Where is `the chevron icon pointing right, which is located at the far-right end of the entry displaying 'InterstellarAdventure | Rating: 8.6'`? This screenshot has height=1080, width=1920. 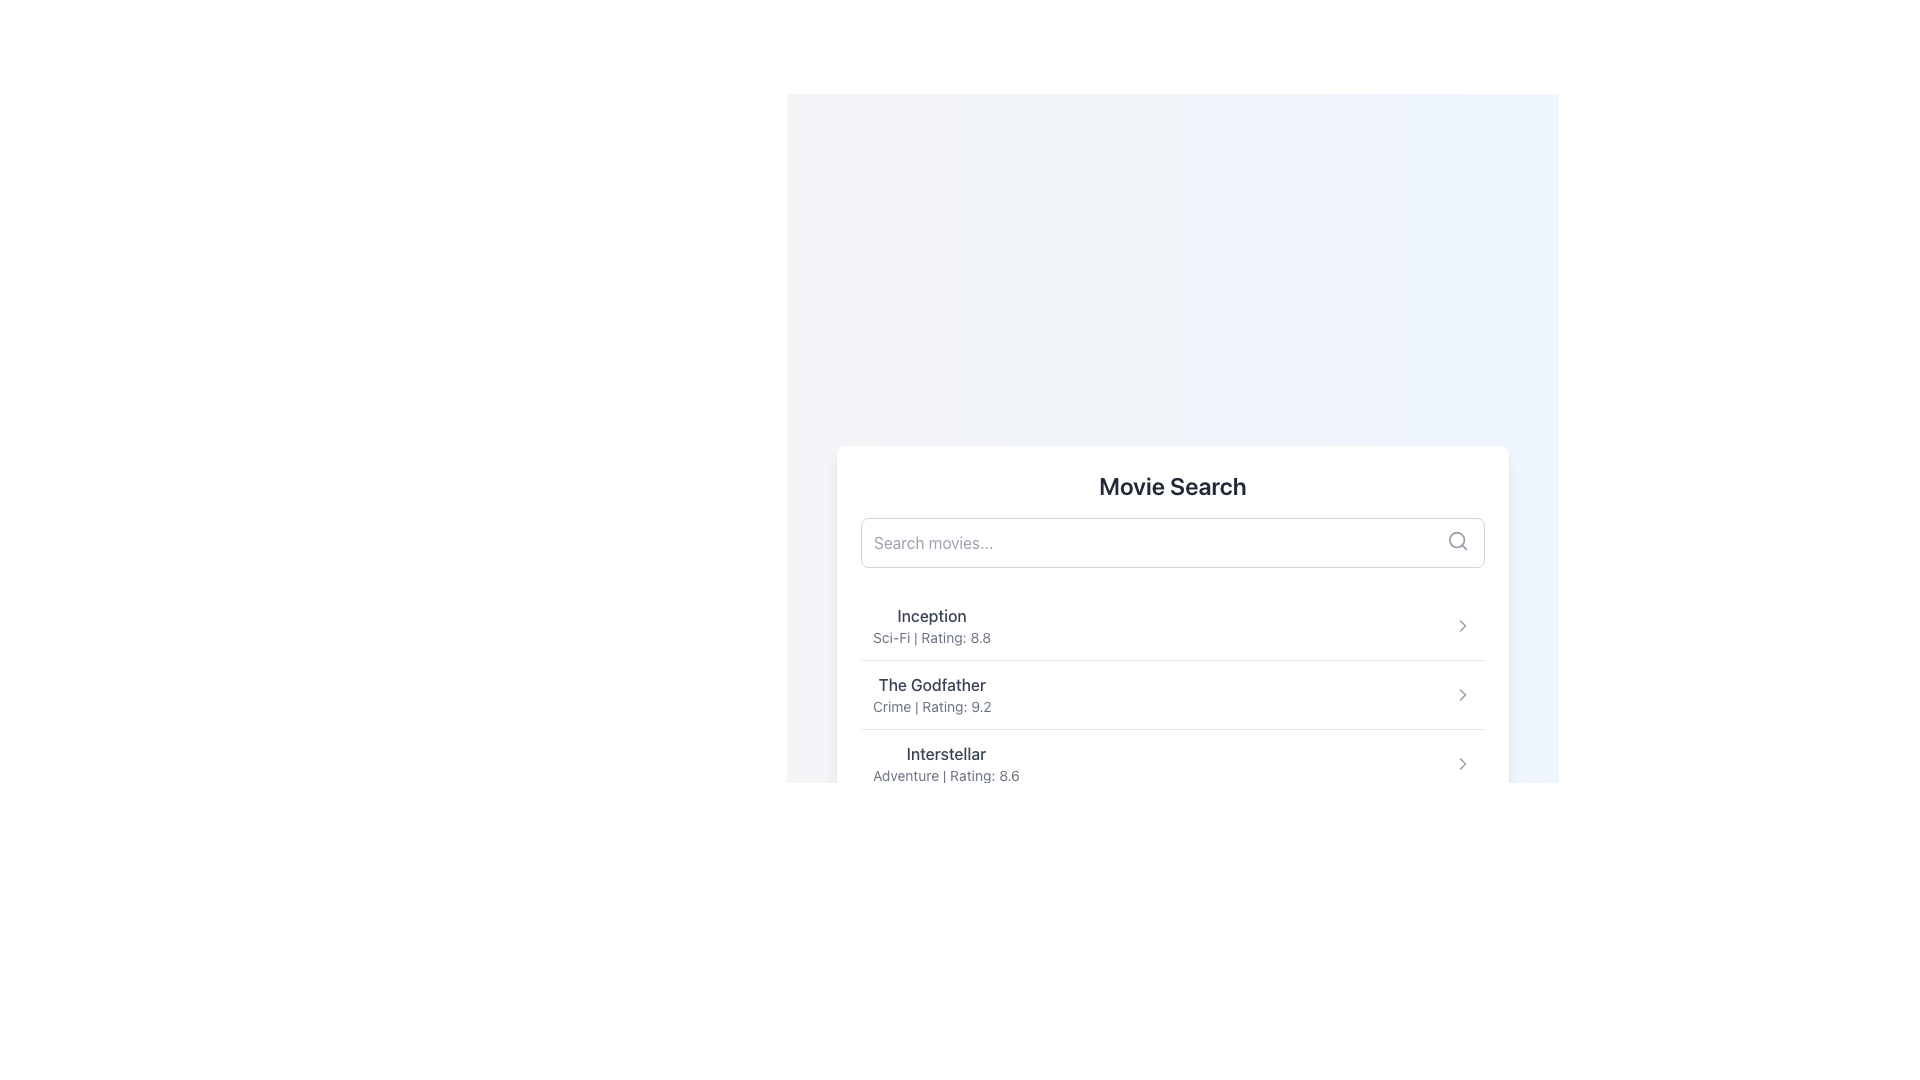
the chevron icon pointing right, which is located at the far-right end of the entry displaying 'InterstellarAdventure | Rating: 8.6' is located at coordinates (1463, 763).